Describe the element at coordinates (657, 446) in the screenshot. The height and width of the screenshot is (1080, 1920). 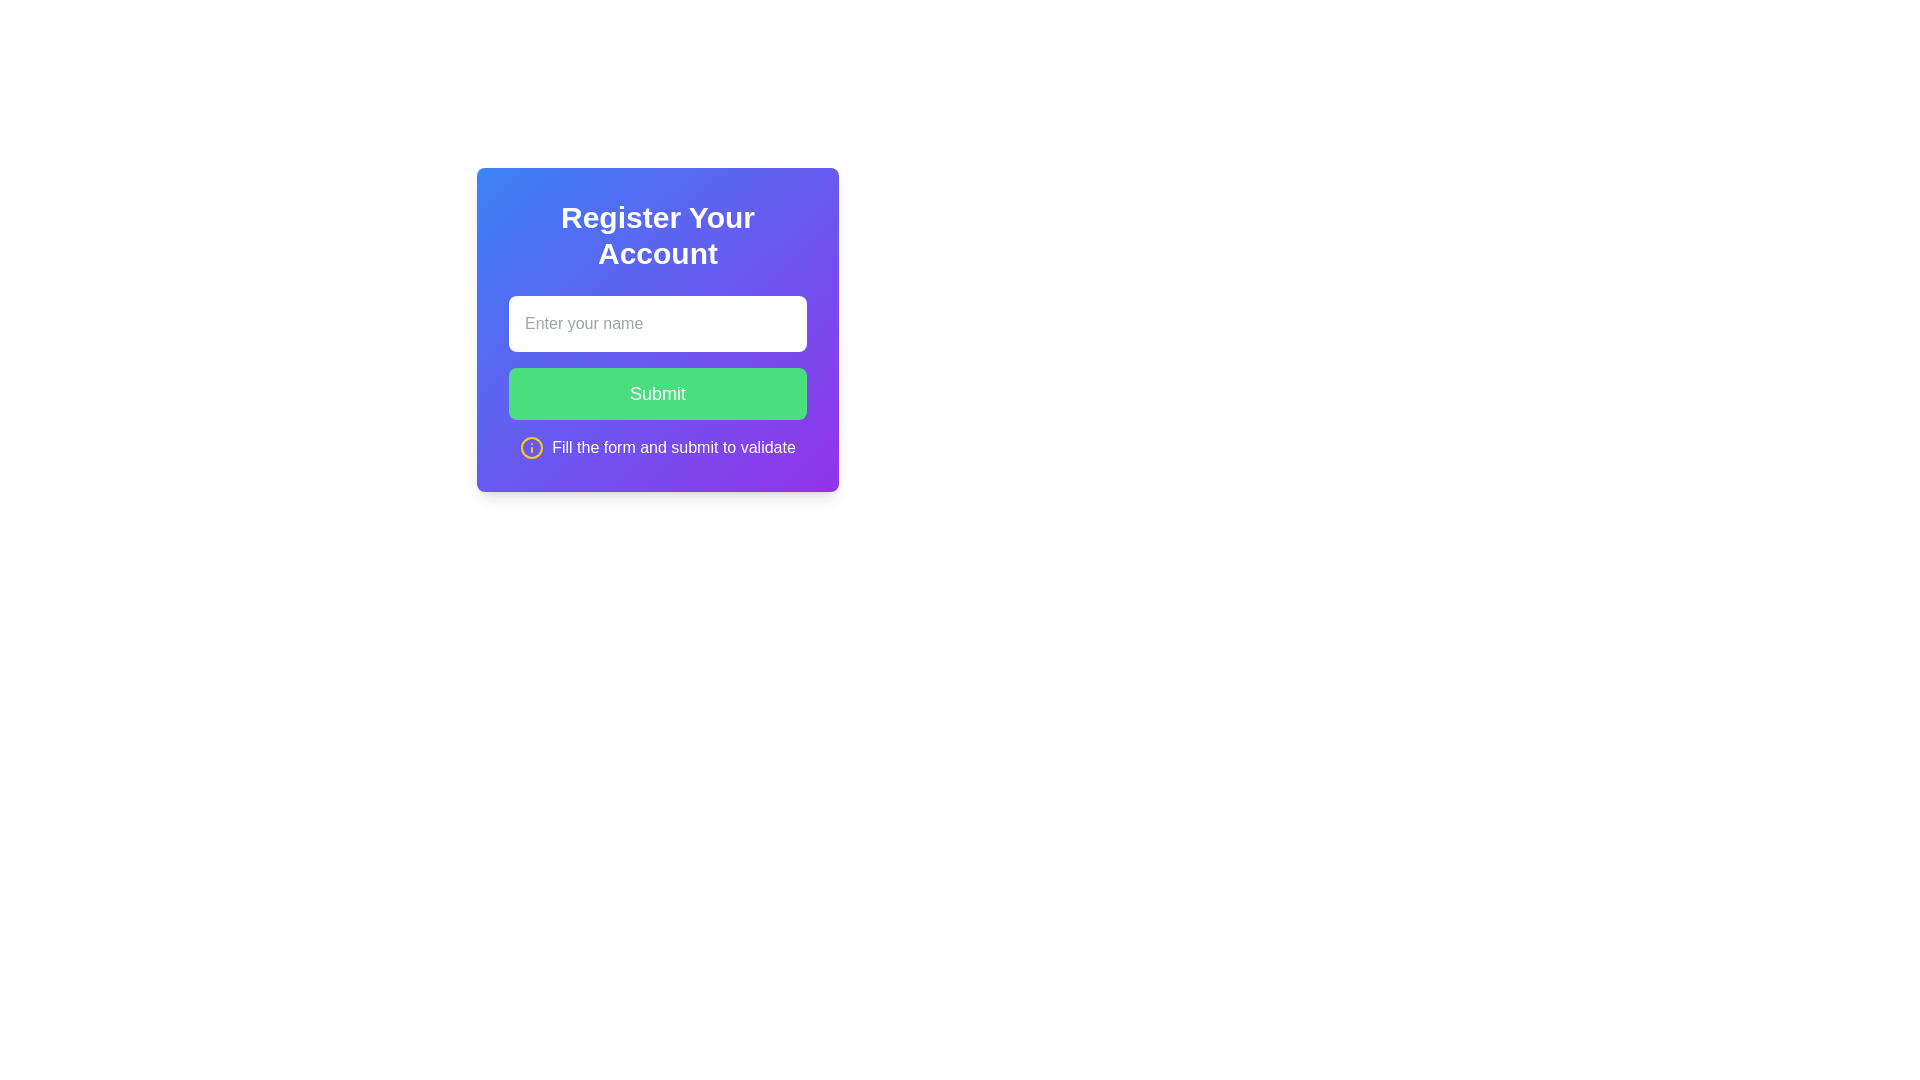
I see `the informational text with an icon located directly beneath the green 'Submit' button on the registration form` at that location.